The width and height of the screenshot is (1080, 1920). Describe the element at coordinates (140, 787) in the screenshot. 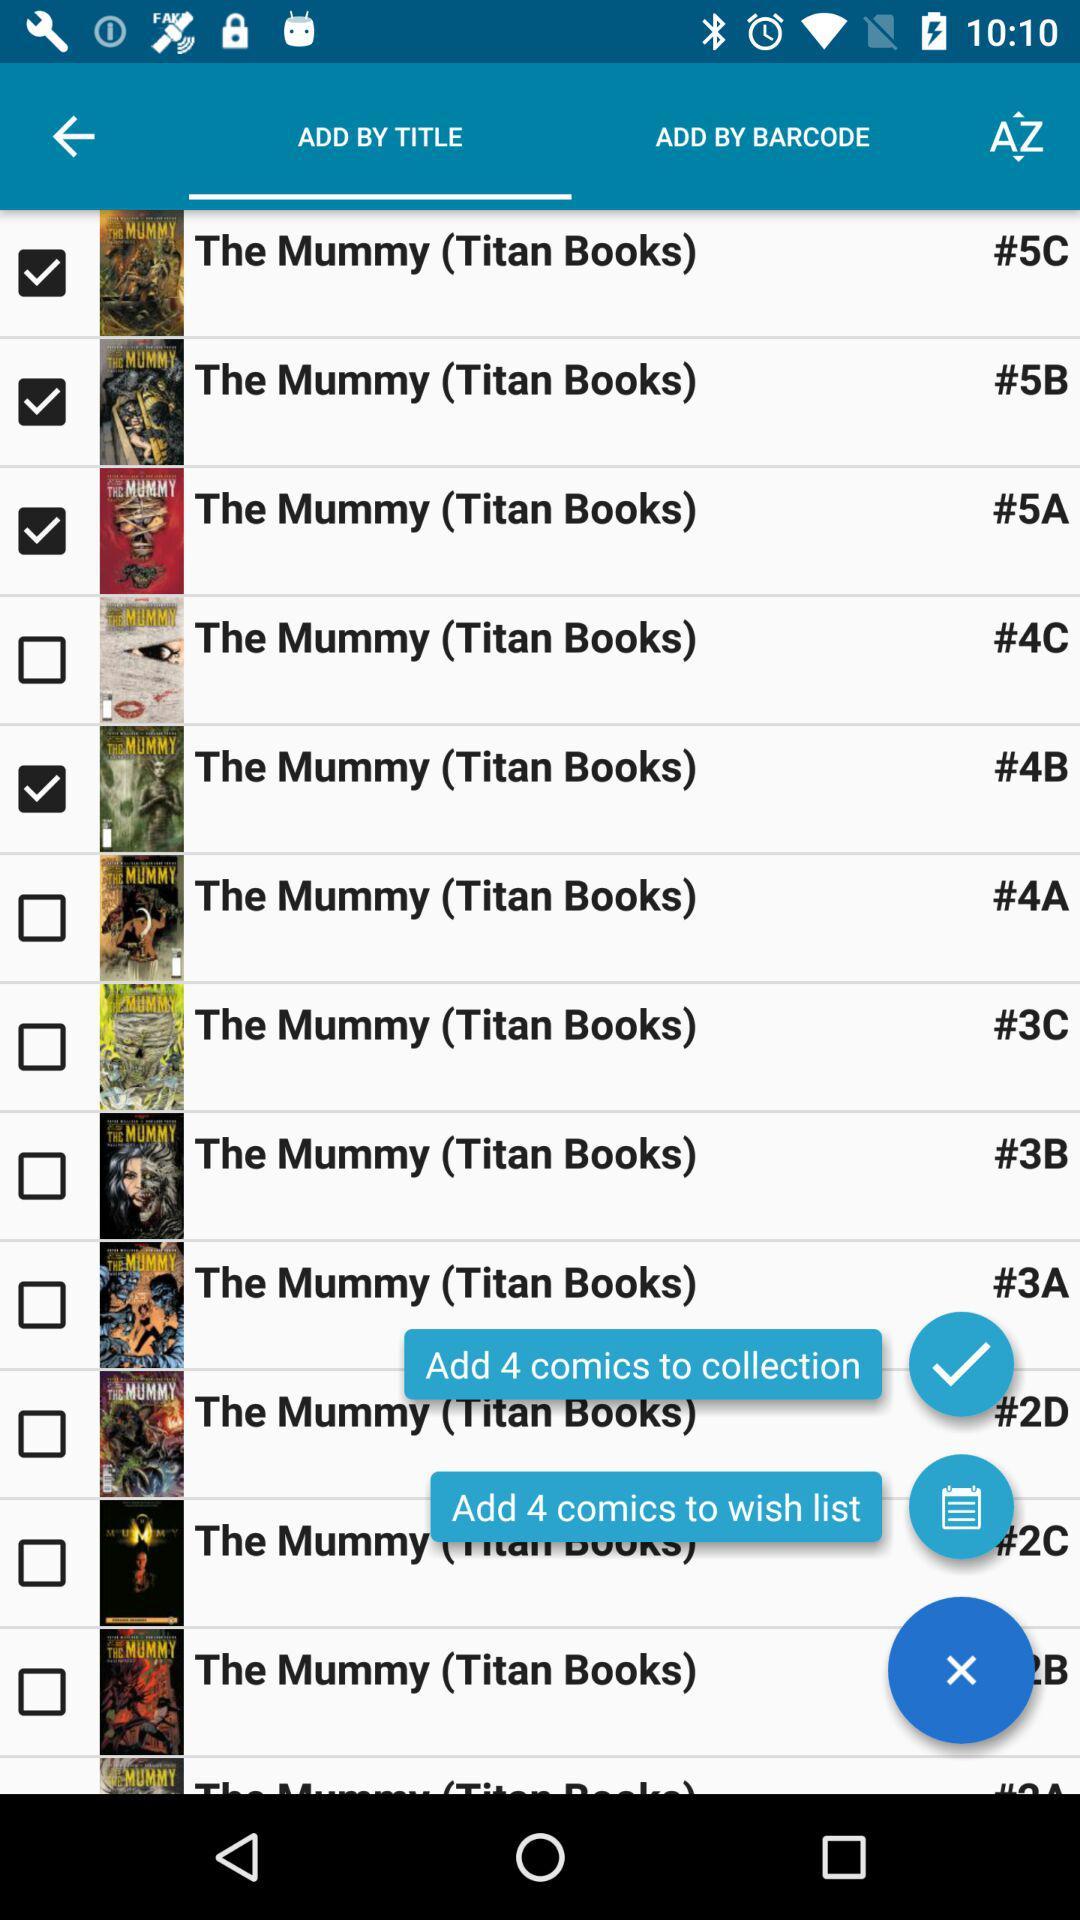

I see `display larger image of book cover` at that location.